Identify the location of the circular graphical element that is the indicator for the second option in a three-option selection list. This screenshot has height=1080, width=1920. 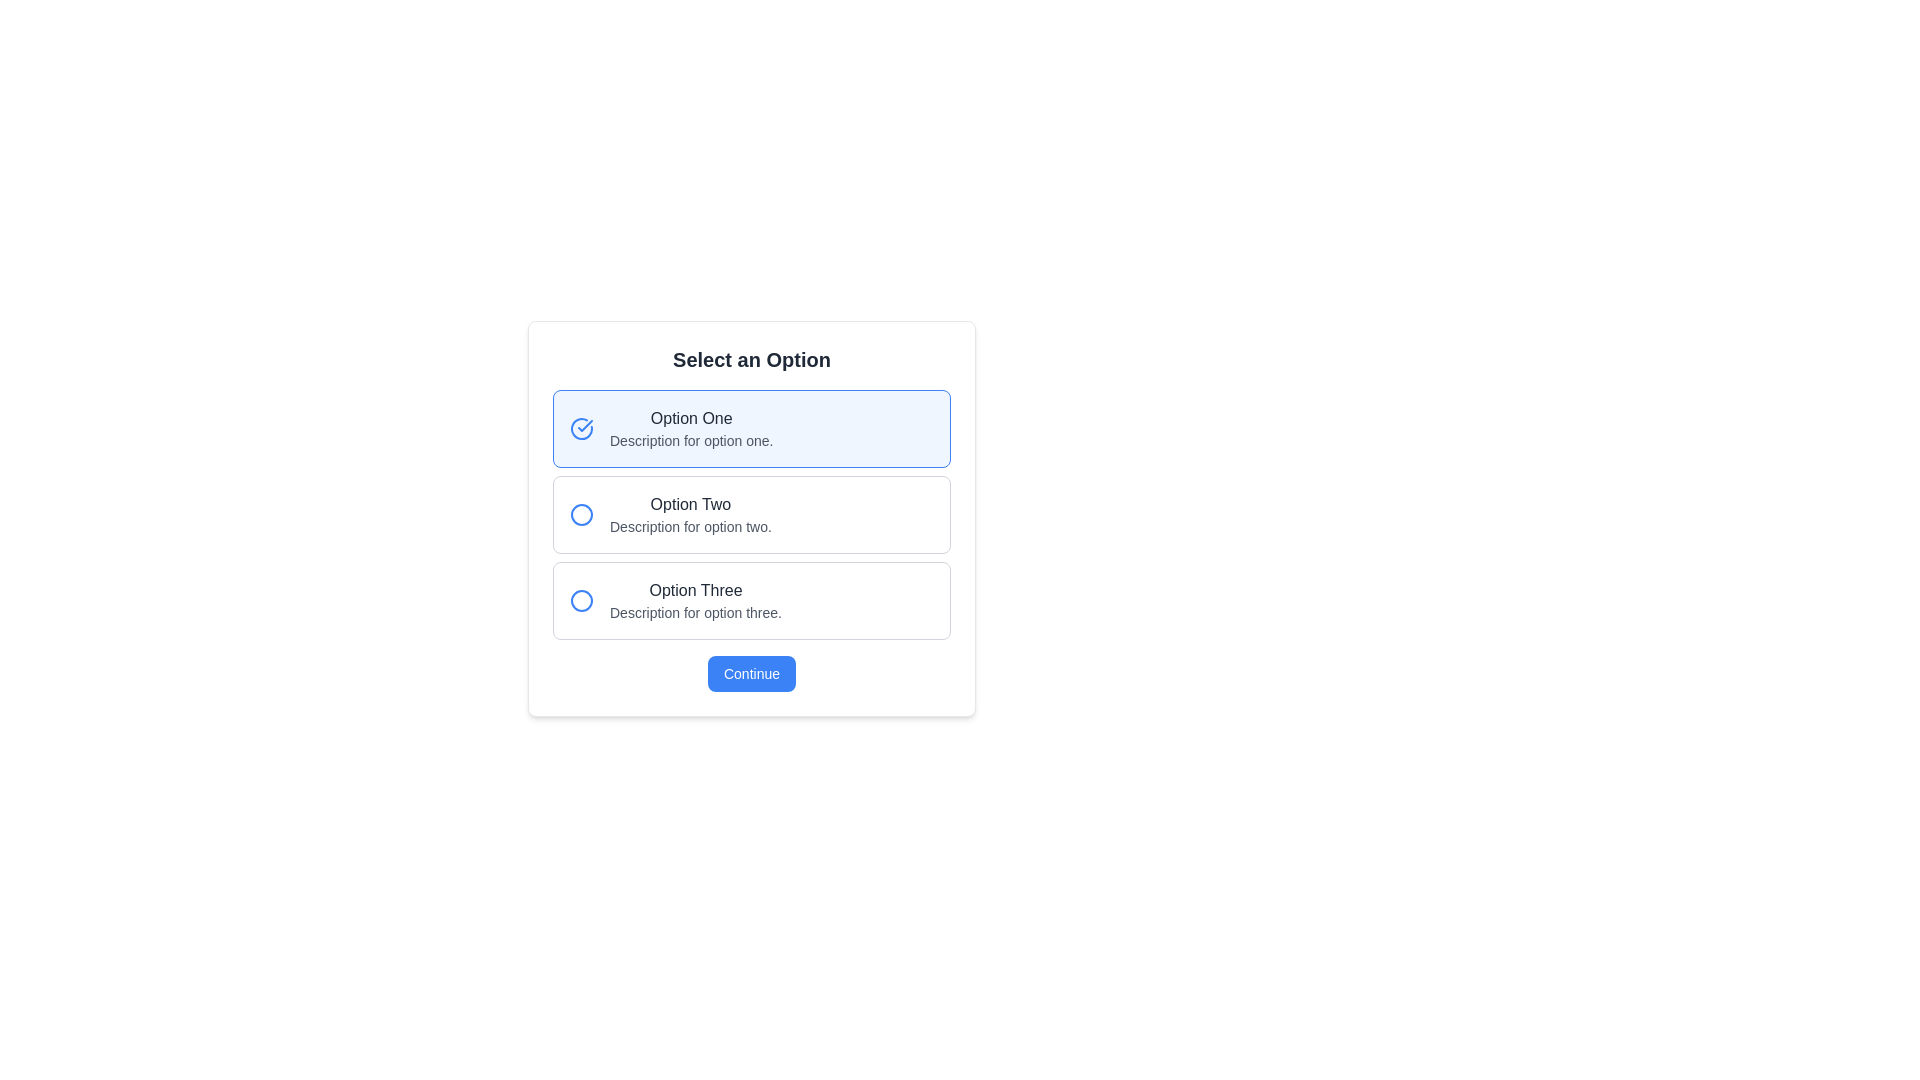
(580, 514).